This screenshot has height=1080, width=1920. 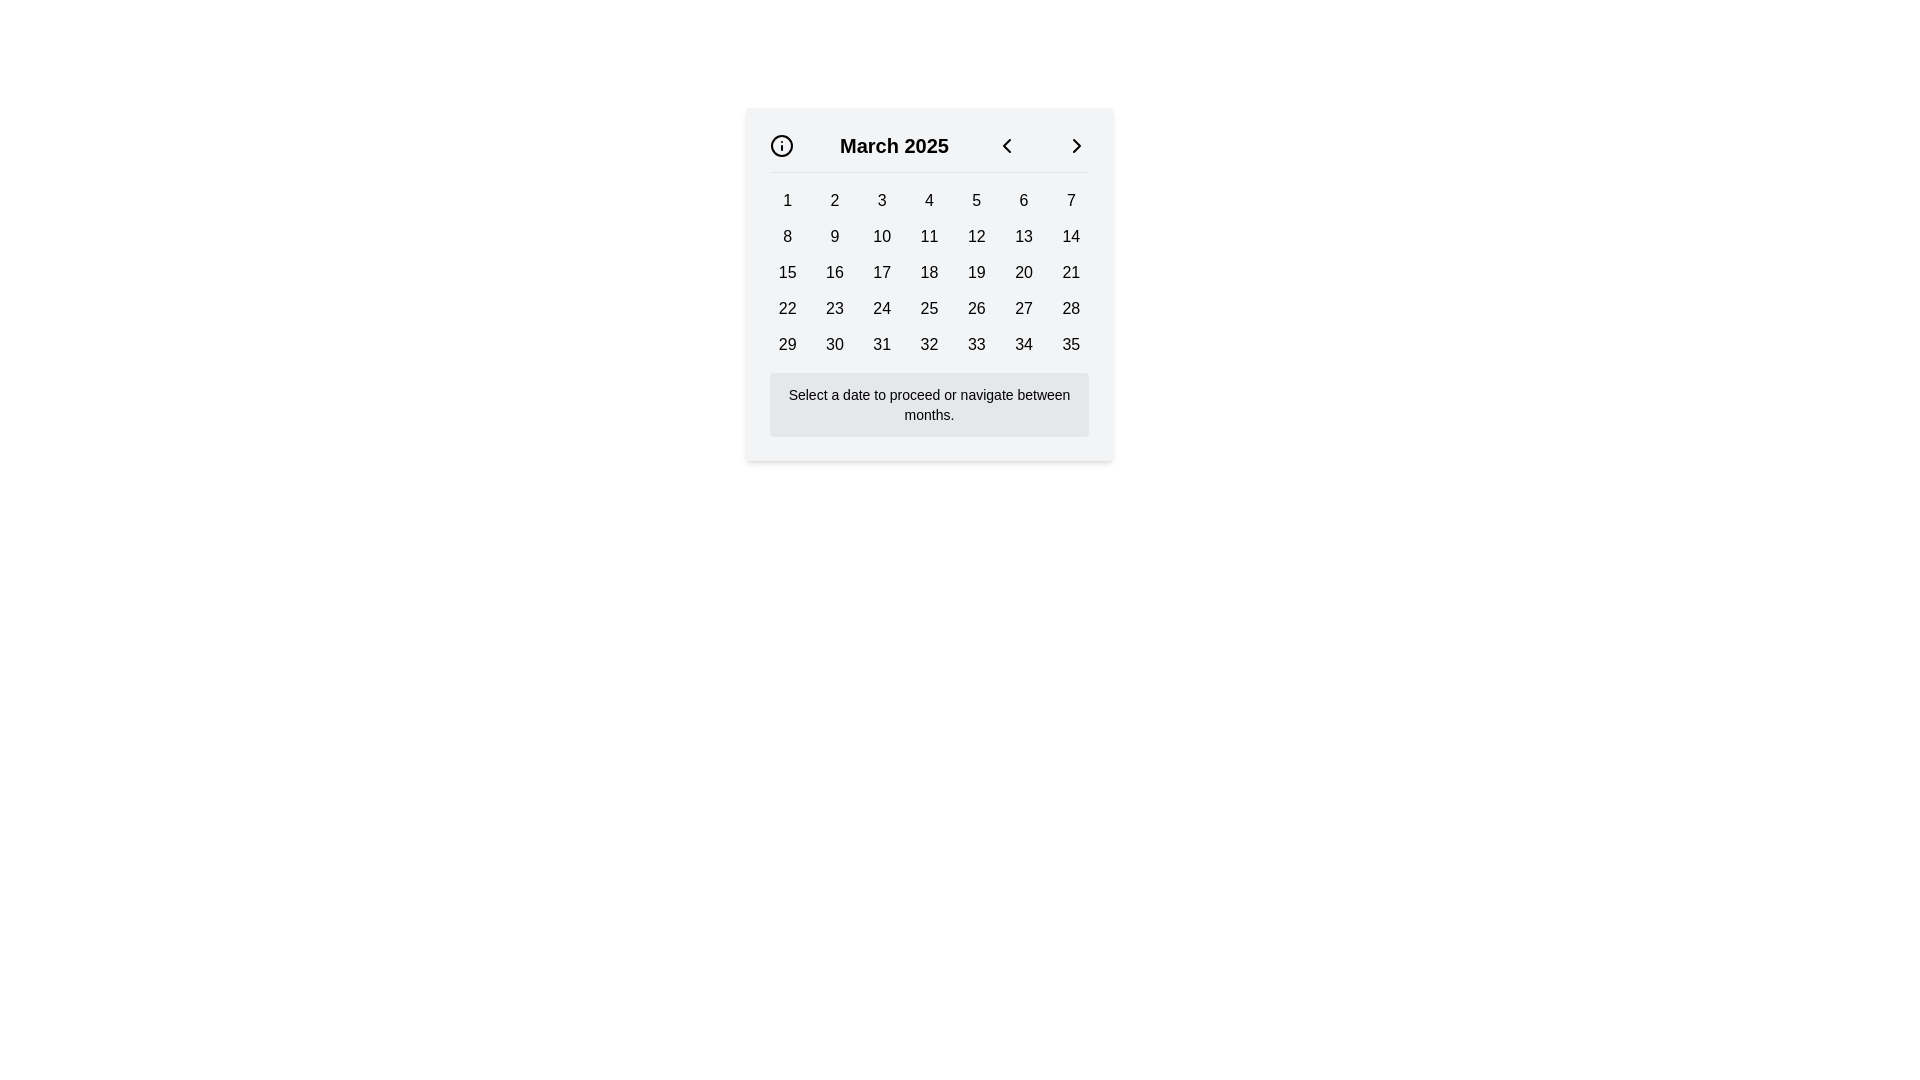 I want to click on the button representing the date '17' in the calendar grid, so click(x=881, y=273).